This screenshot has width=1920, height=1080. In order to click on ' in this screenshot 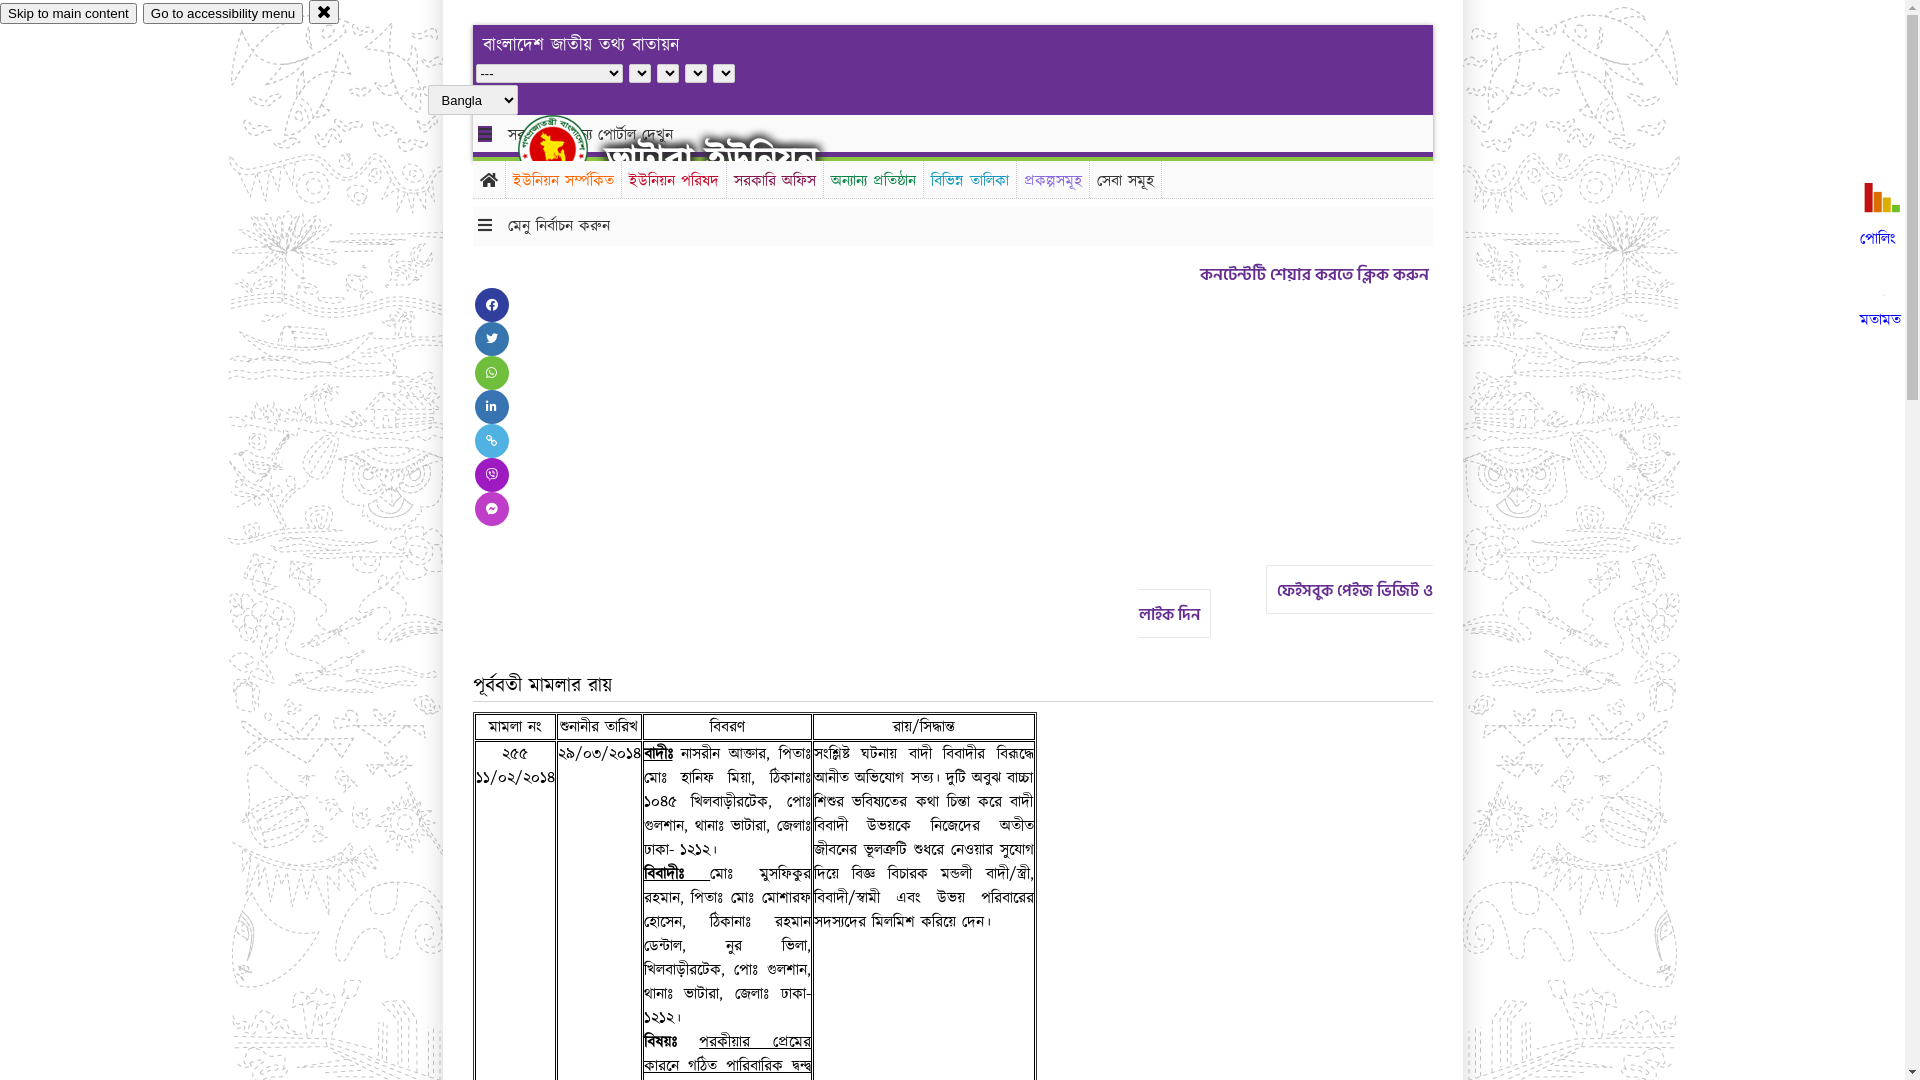, I will do `click(569, 148)`.